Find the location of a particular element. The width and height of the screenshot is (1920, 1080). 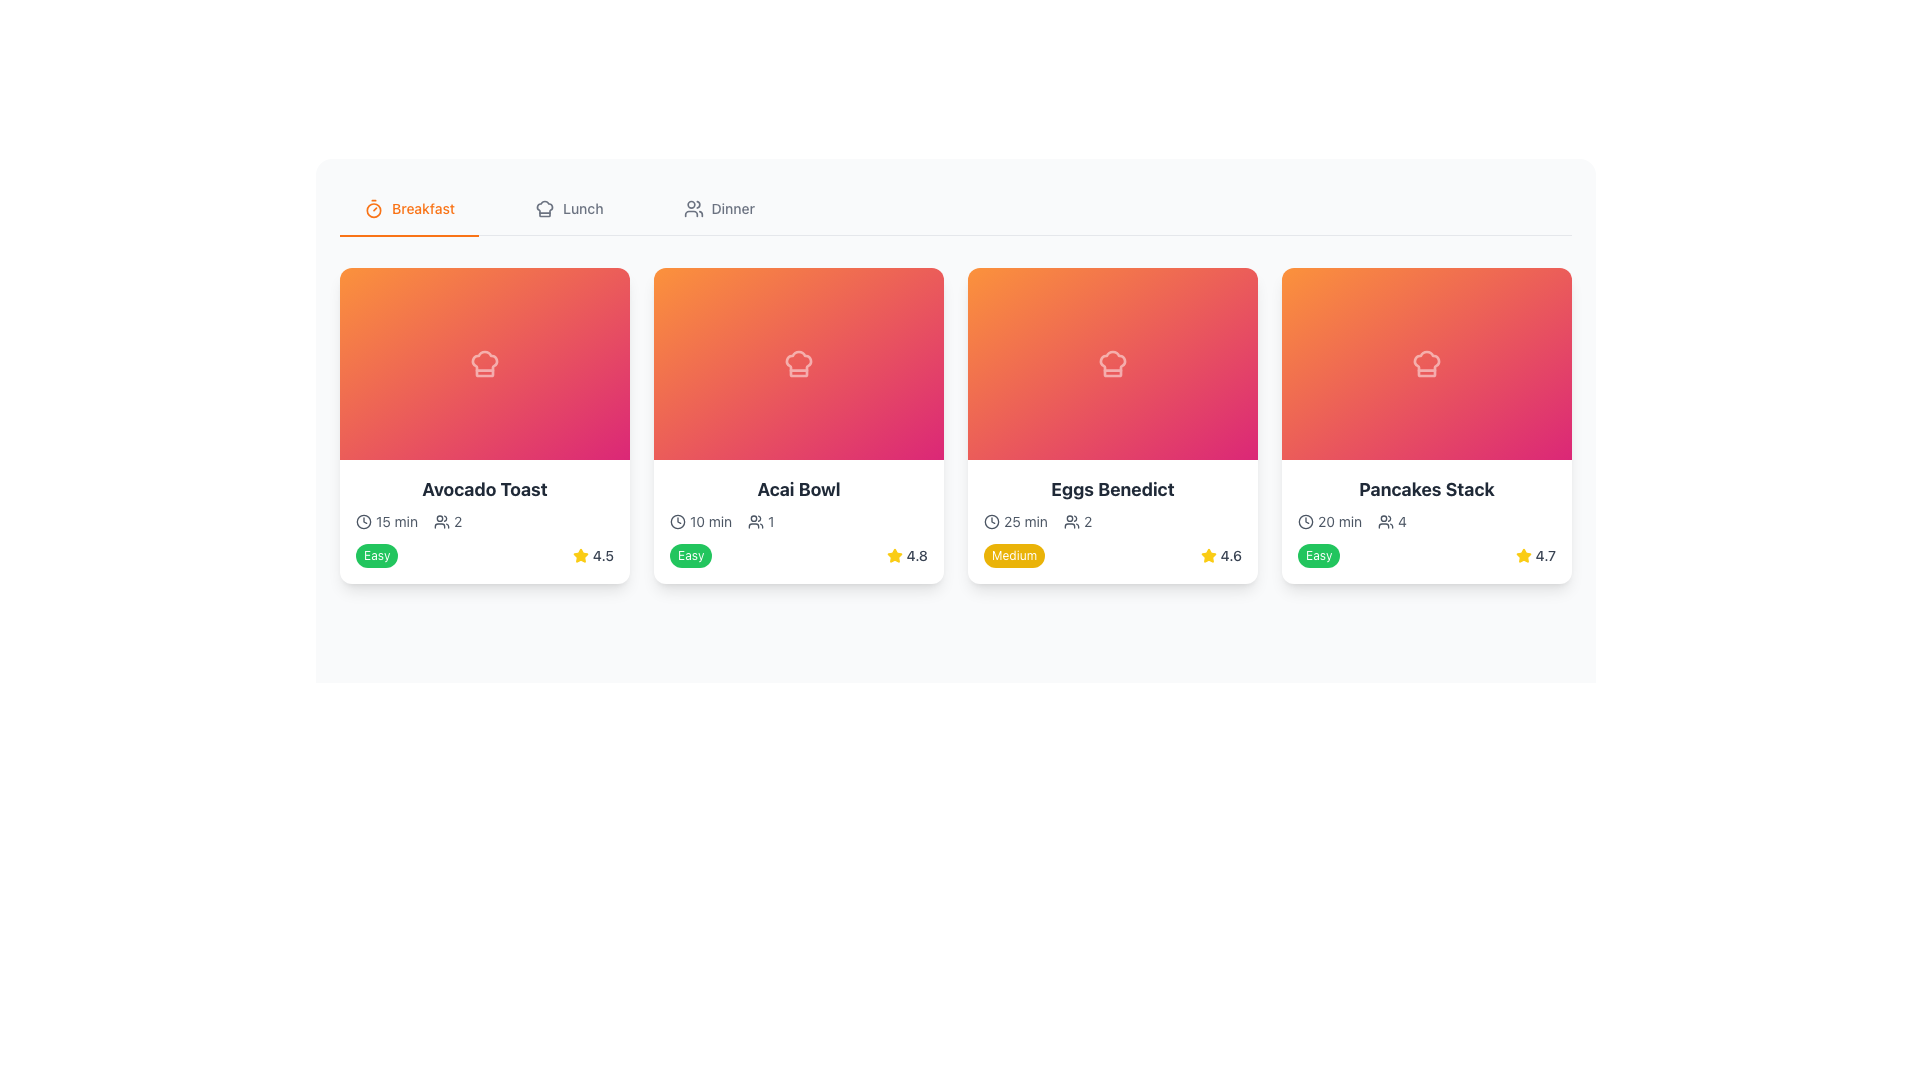

the second button in the horizontal navigation bar is located at coordinates (568, 208).